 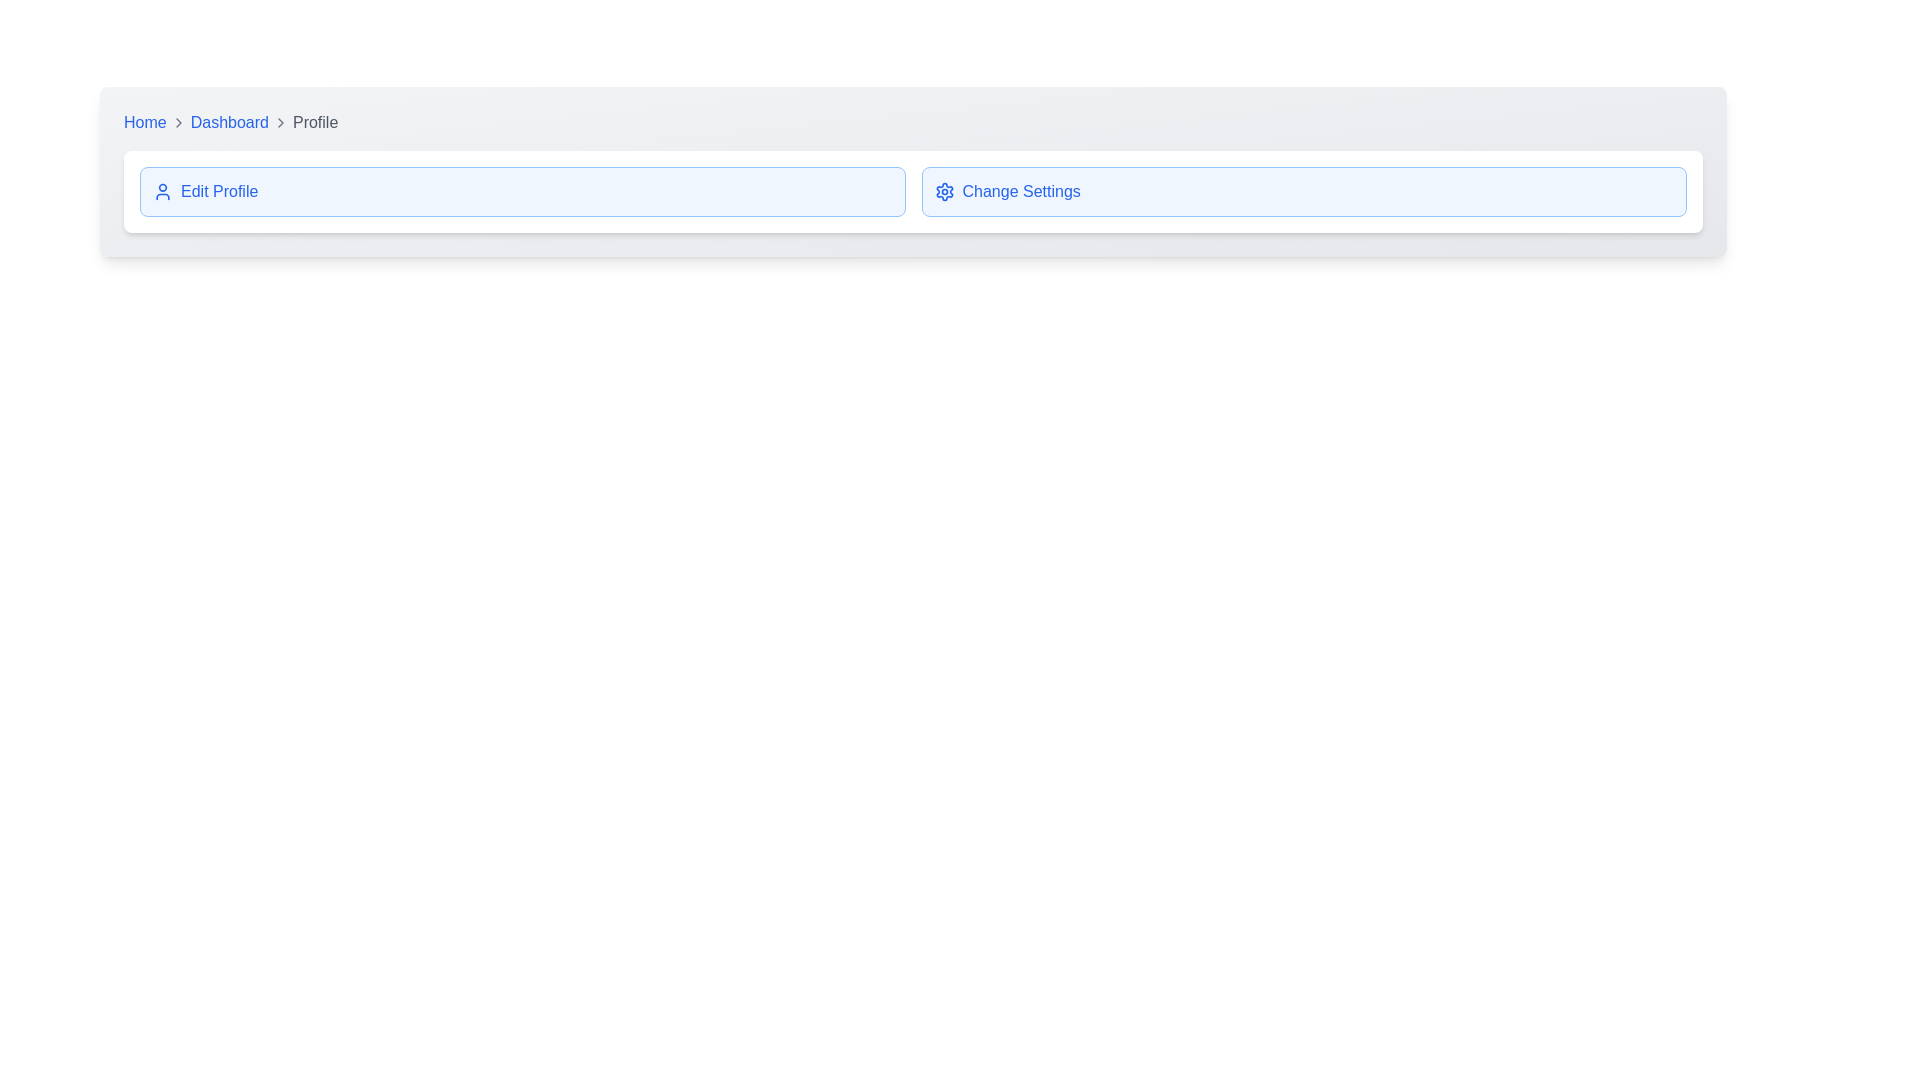 I want to click on the first hyperlink in the breadcrumb navigation, so click(x=229, y=123).